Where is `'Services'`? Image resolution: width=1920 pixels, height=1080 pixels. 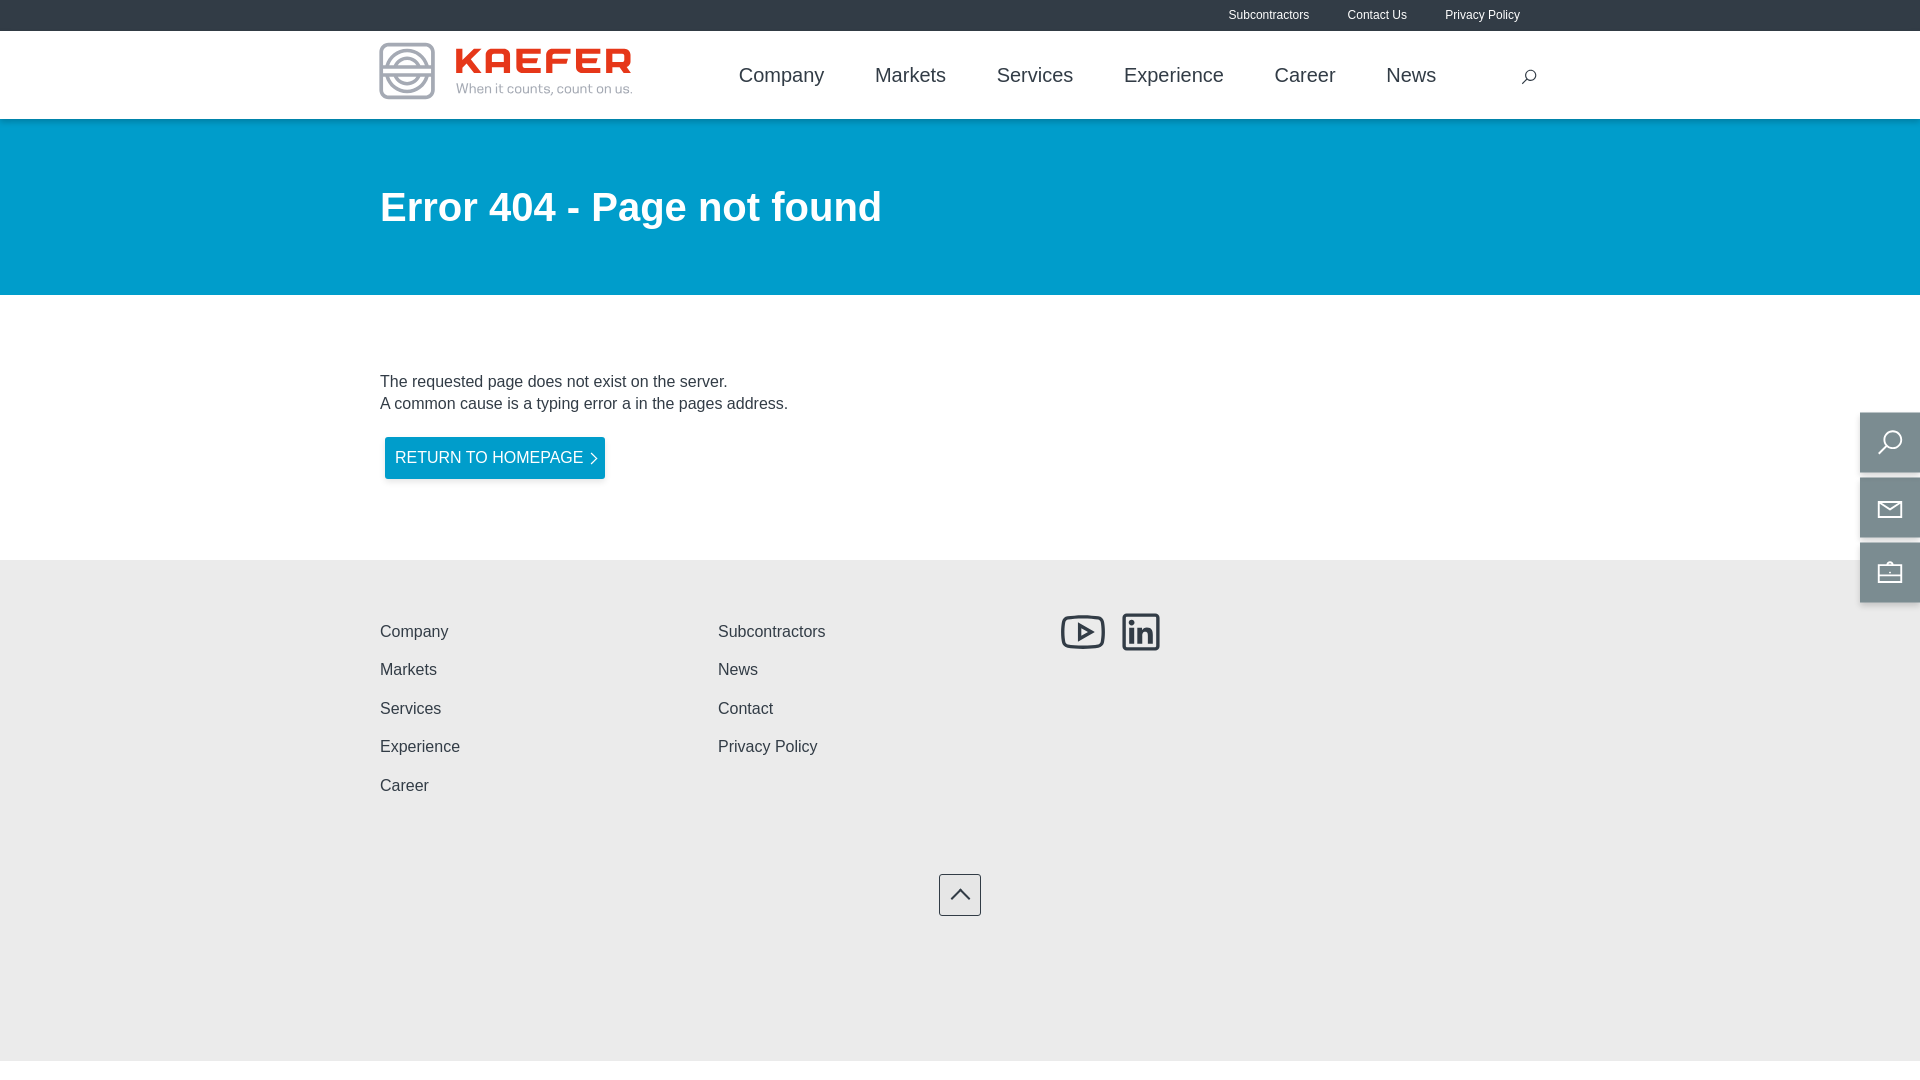 'Services' is located at coordinates (1035, 75).